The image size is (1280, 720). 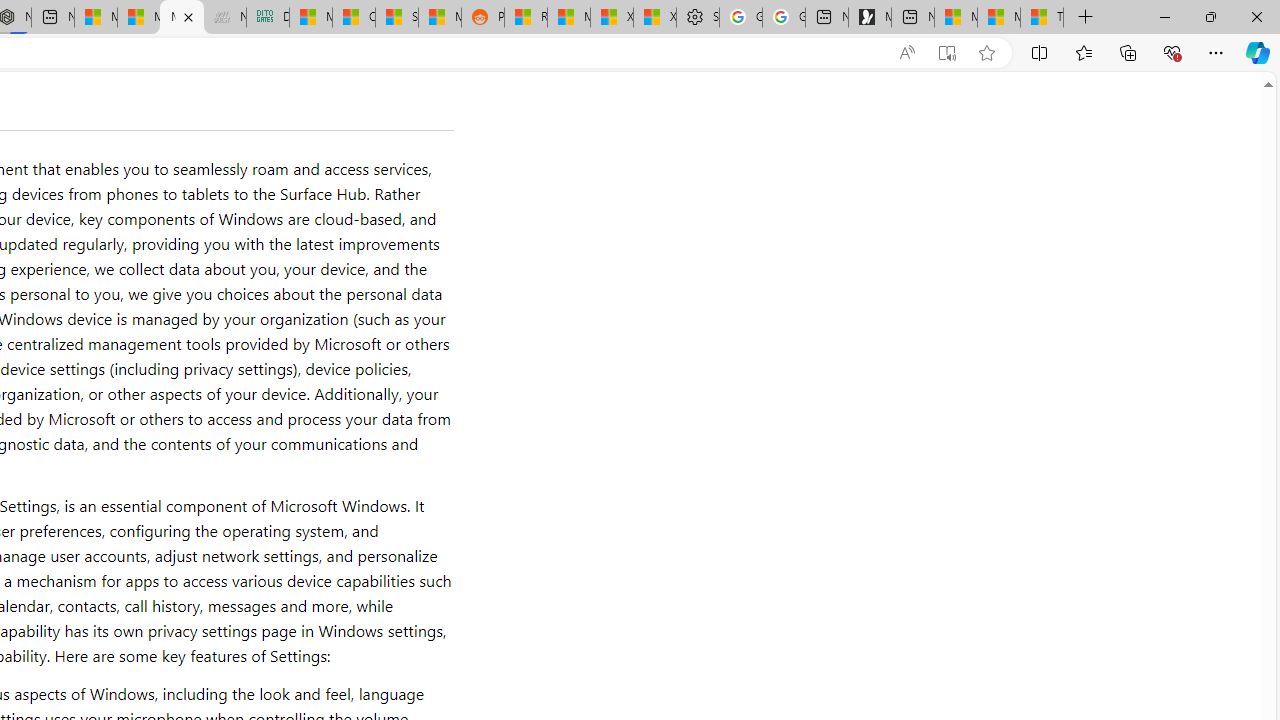 What do you see at coordinates (397, 17) in the screenshot?
I see `'Stocks - MSN'` at bounding box center [397, 17].